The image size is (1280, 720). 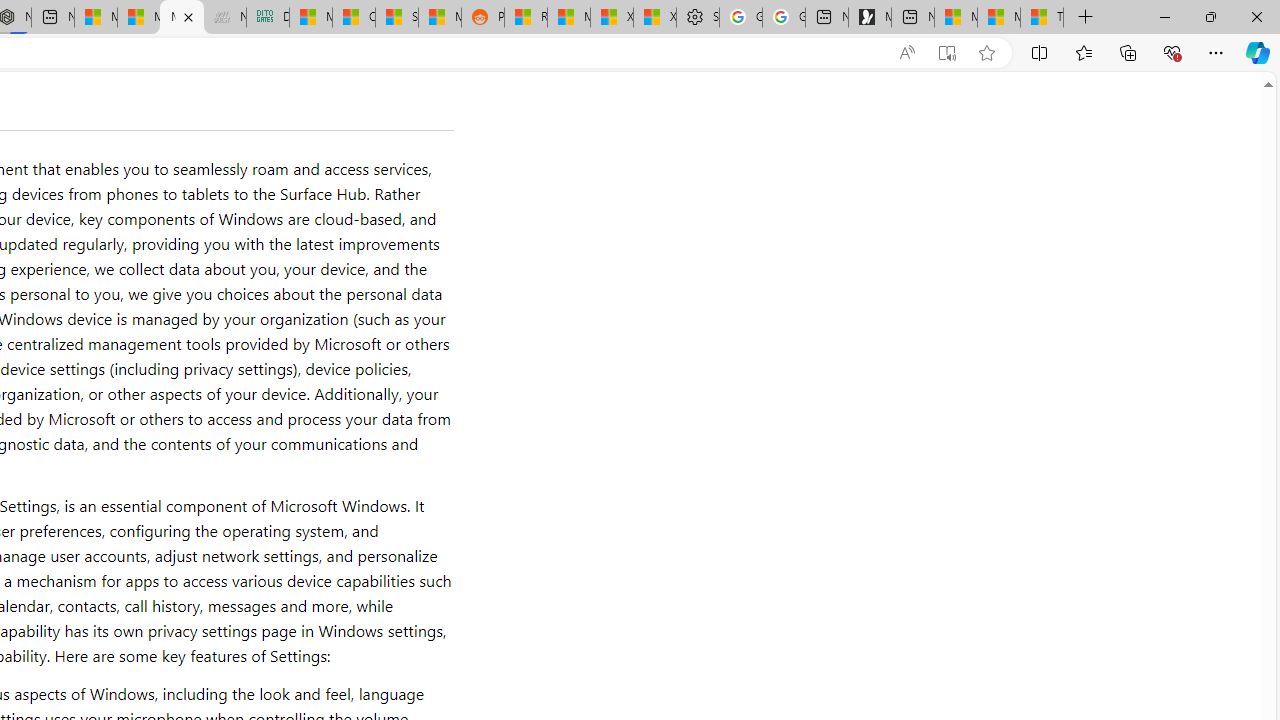 What do you see at coordinates (397, 17) in the screenshot?
I see `'Stocks - MSN'` at bounding box center [397, 17].